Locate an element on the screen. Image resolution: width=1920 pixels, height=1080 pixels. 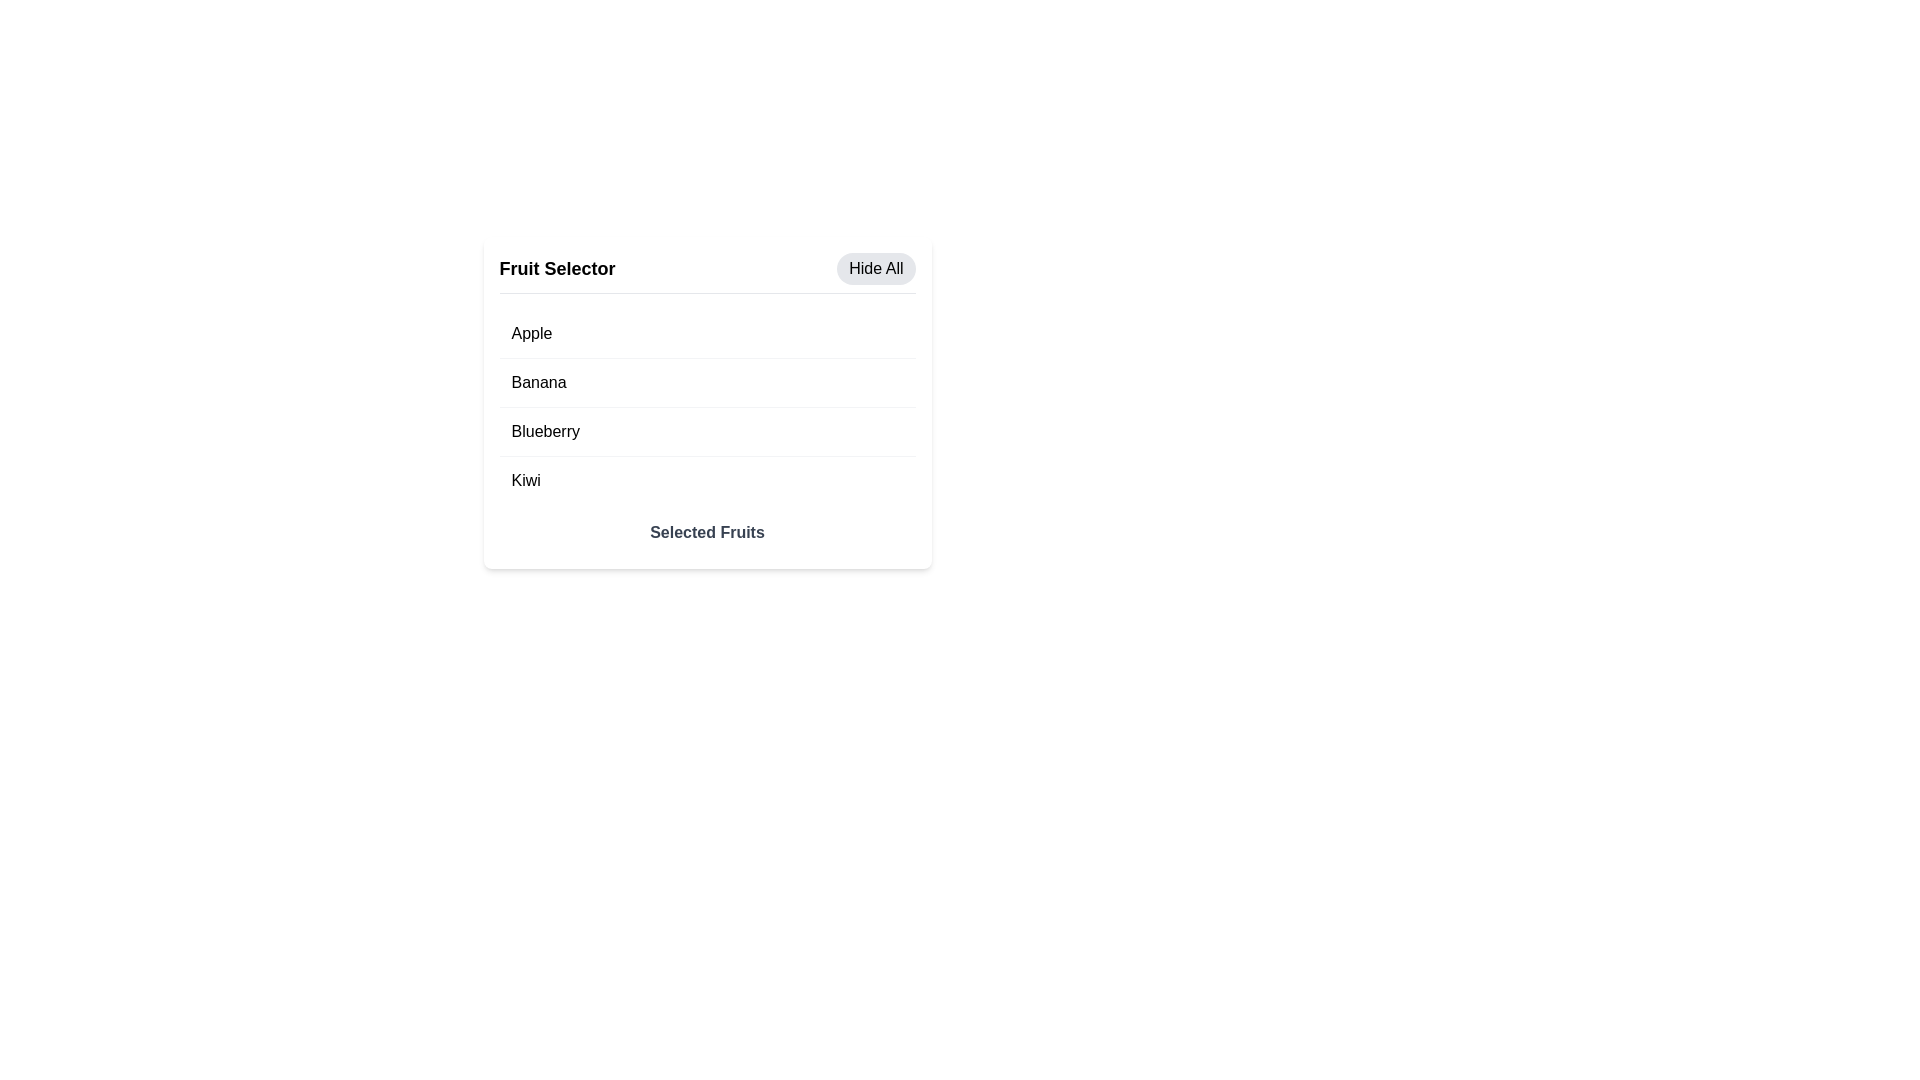
the bolded static text label displaying 'Selected Fruits' in dark gray color, located at the bottom of a card is located at coordinates (707, 535).